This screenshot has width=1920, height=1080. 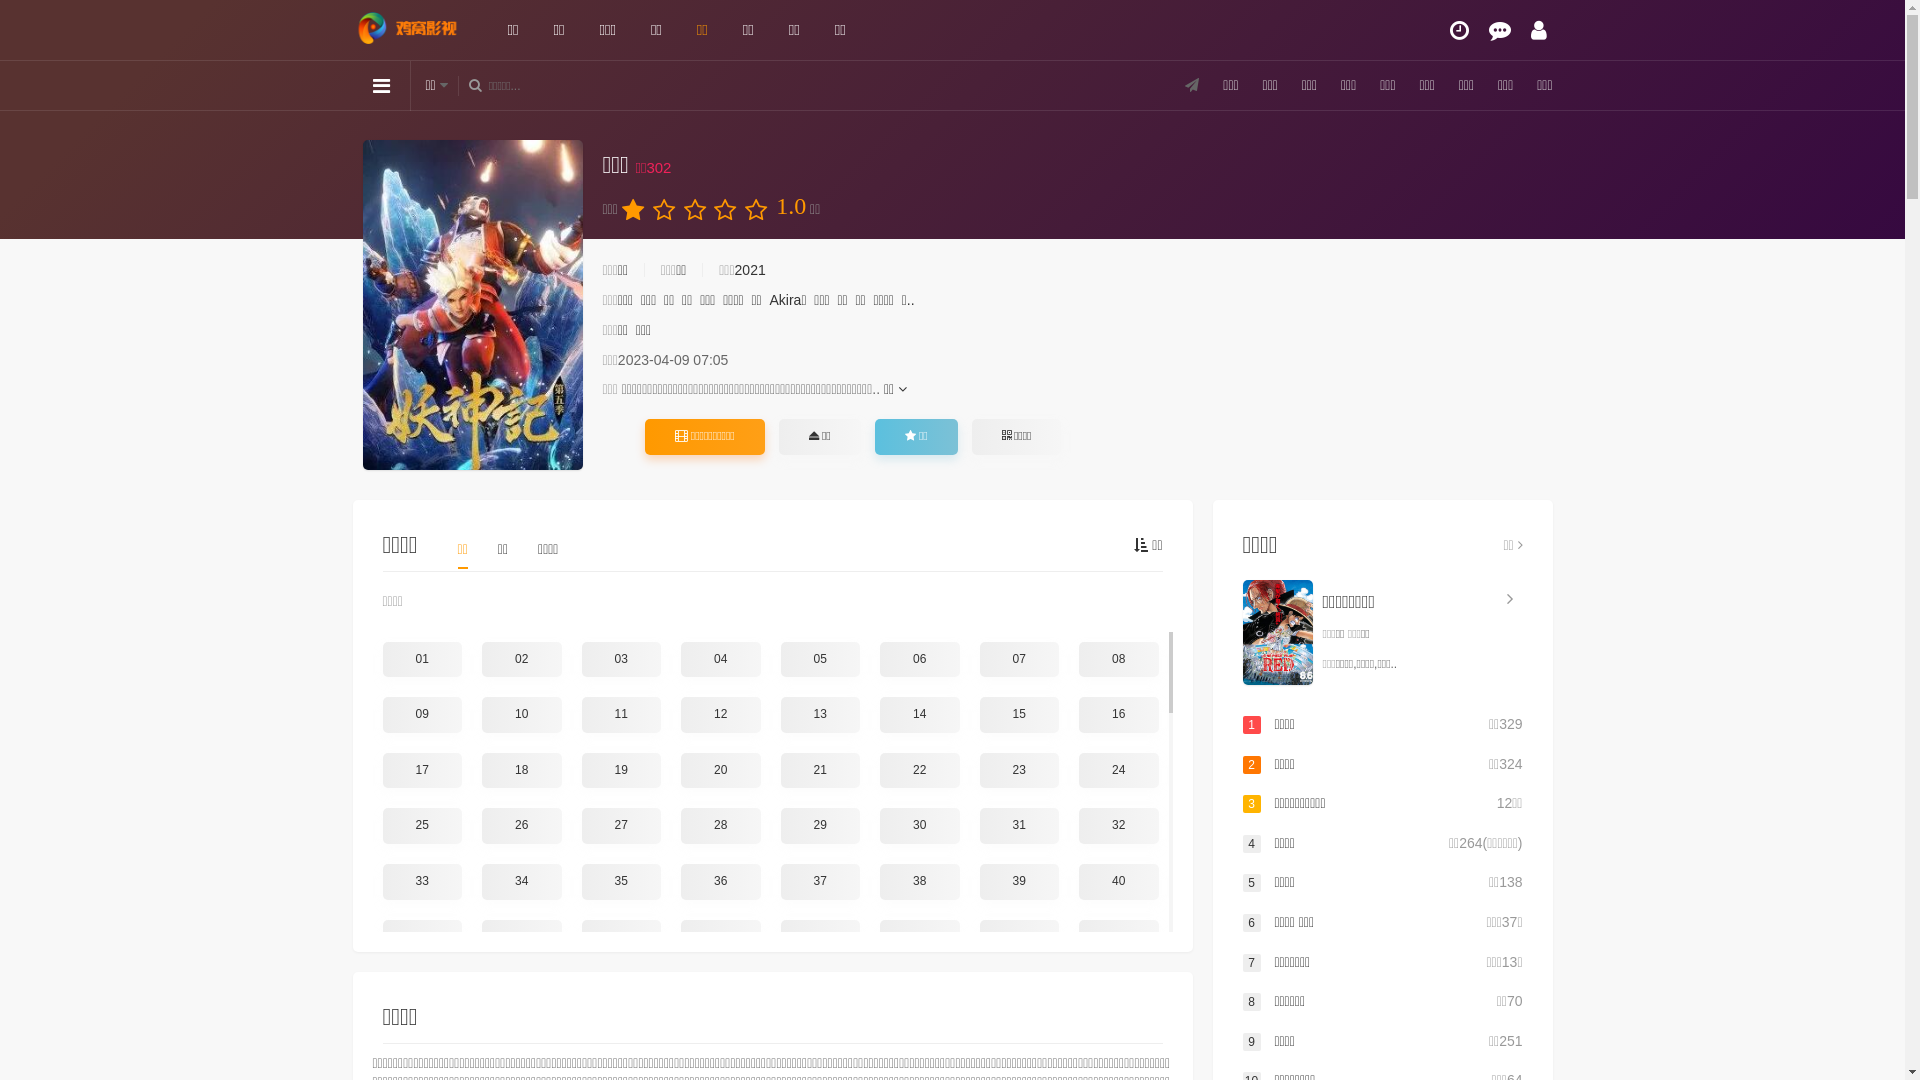 I want to click on '10', so click(x=522, y=713).